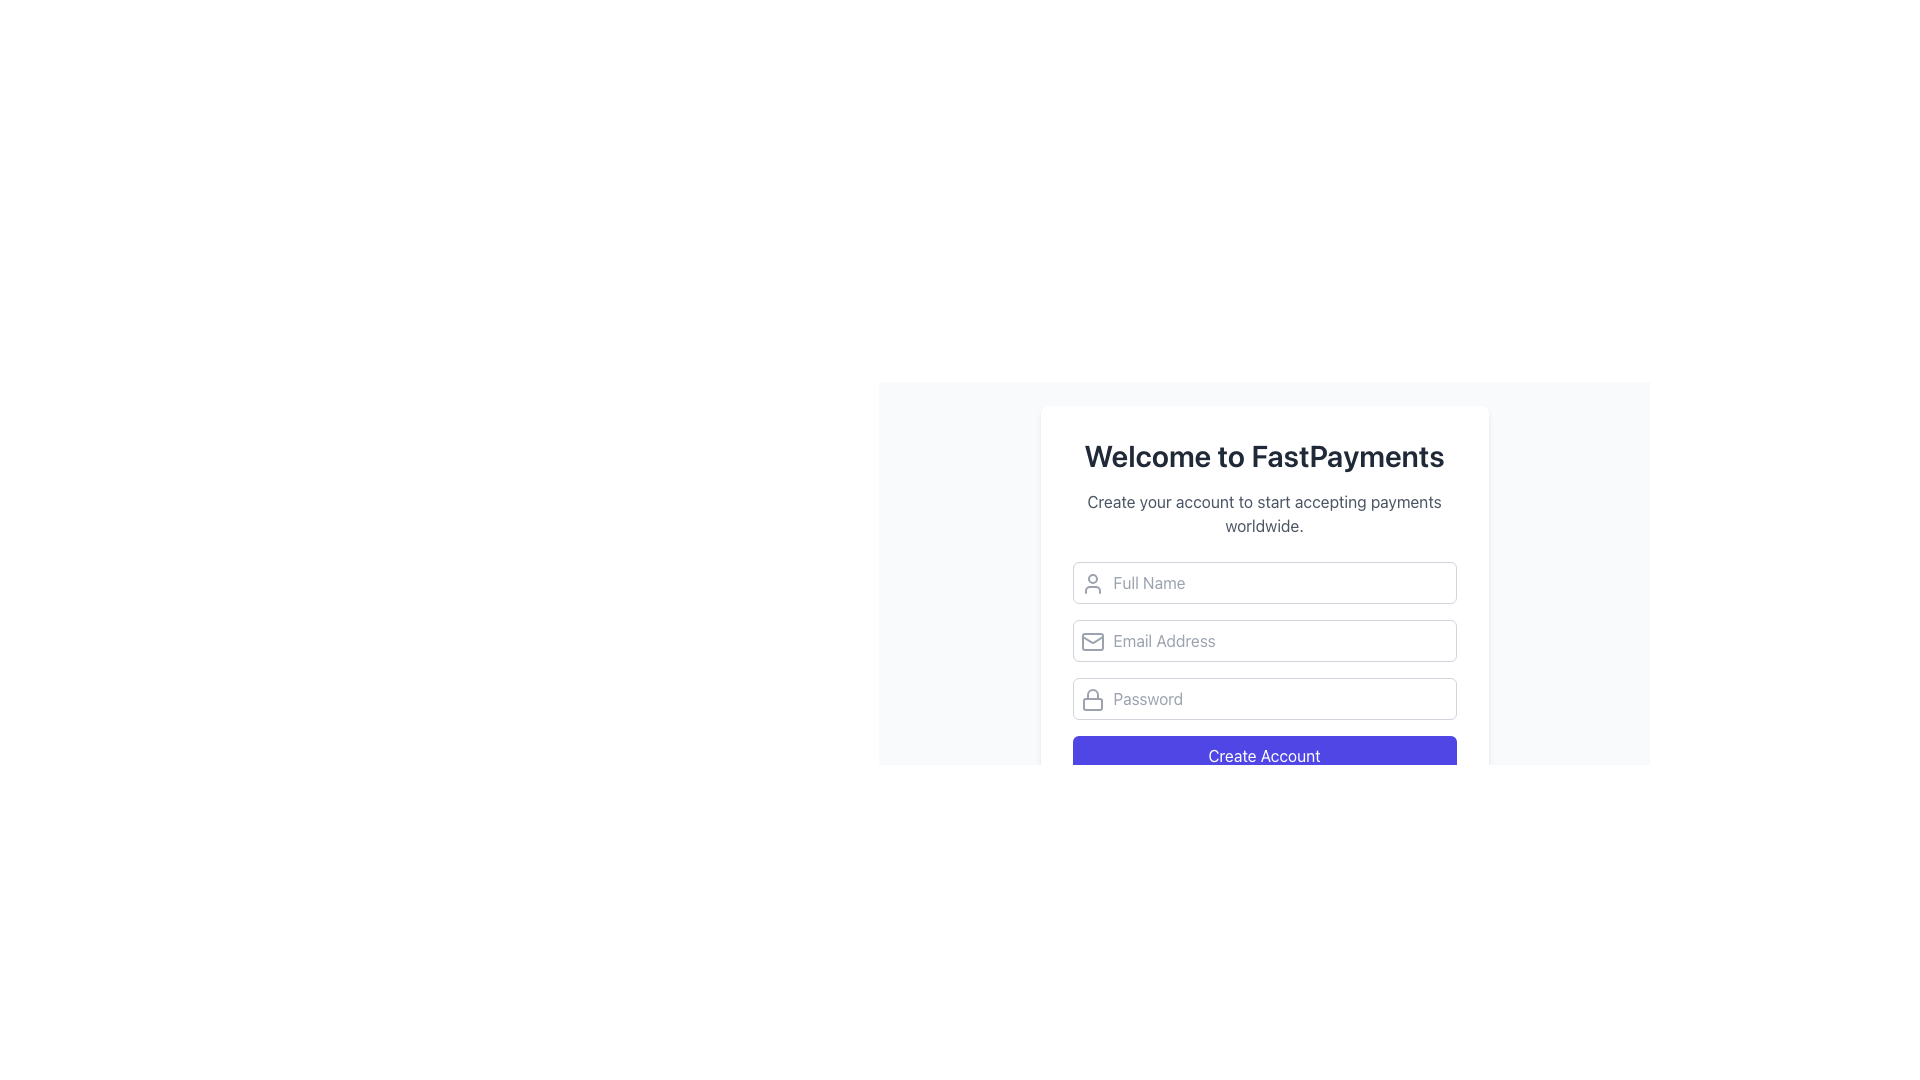  What do you see at coordinates (1263, 512) in the screenshot?
I see `informative text displayed in the text label that says 'Create your account to start accepting payments worldwide.' positioned beneath the main title 'Welcome to FastPayments'` at bounding box center [1263, 512].